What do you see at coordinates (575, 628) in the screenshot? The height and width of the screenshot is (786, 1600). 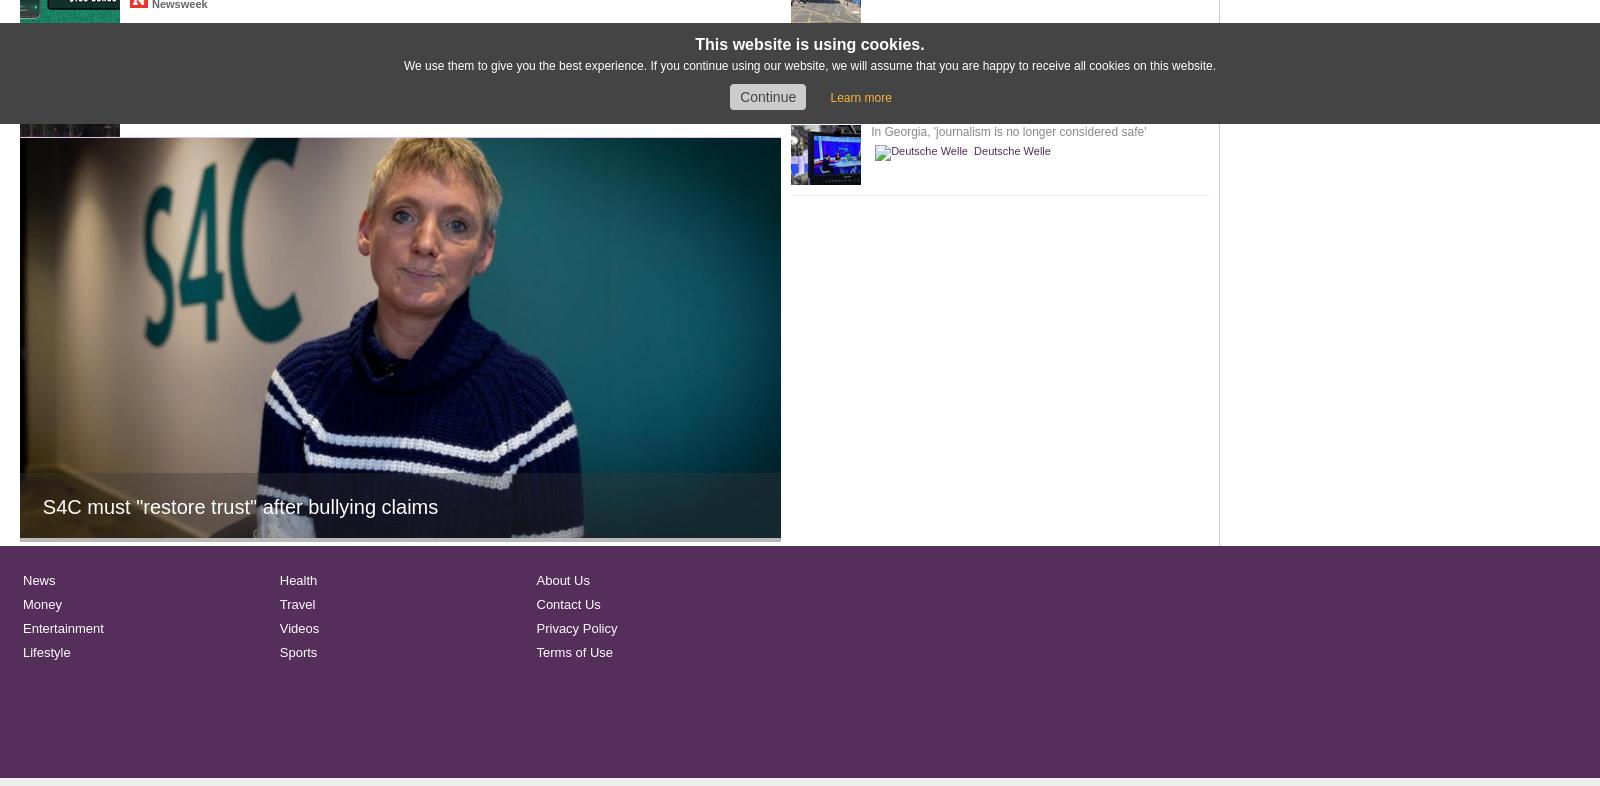 I see `'Privacy Policy'` at bounding box center [575, 628].